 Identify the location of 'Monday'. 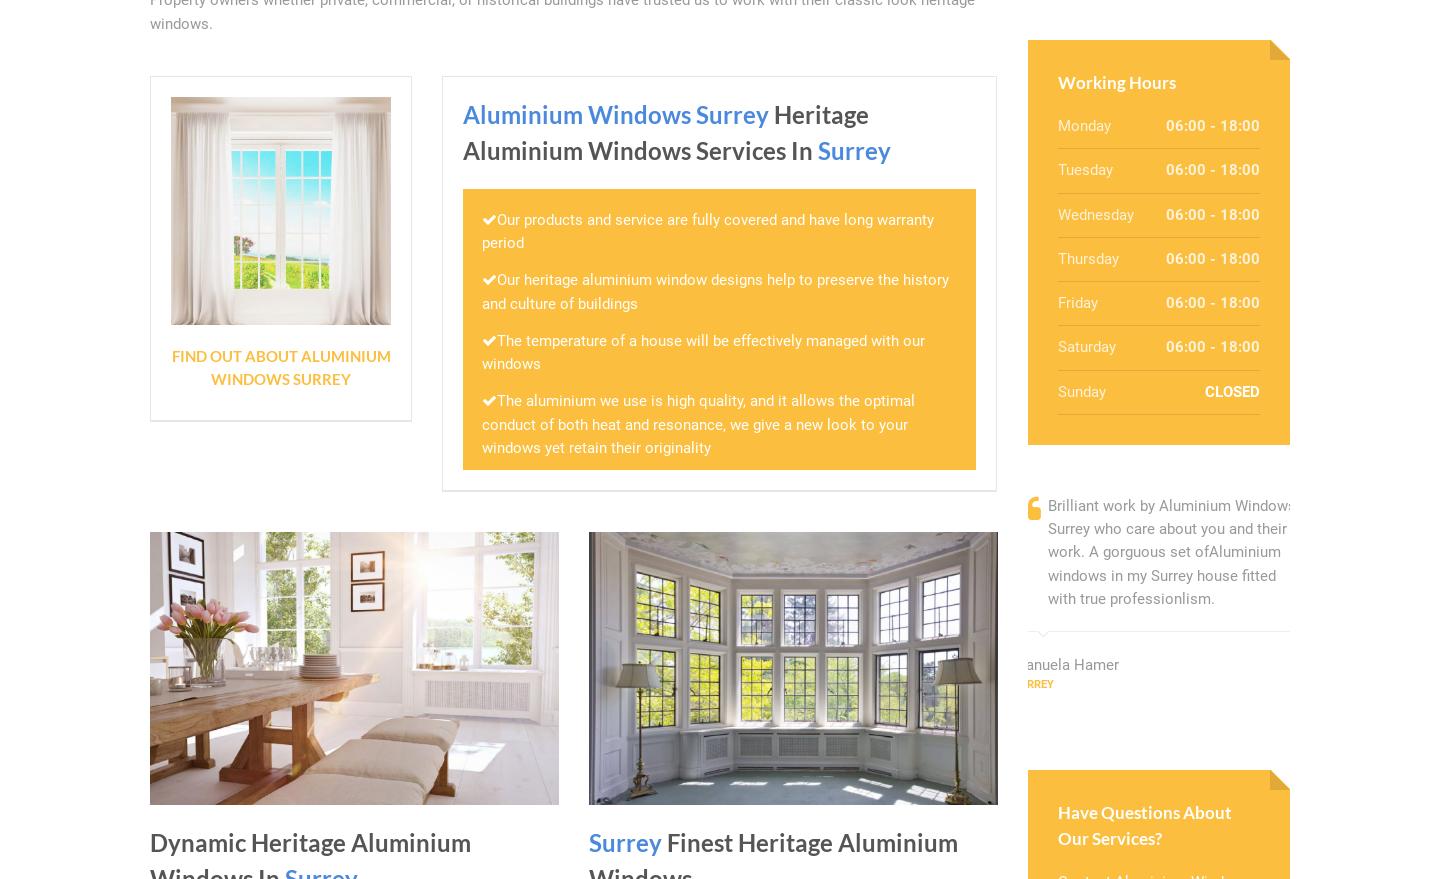
(1082, 125).